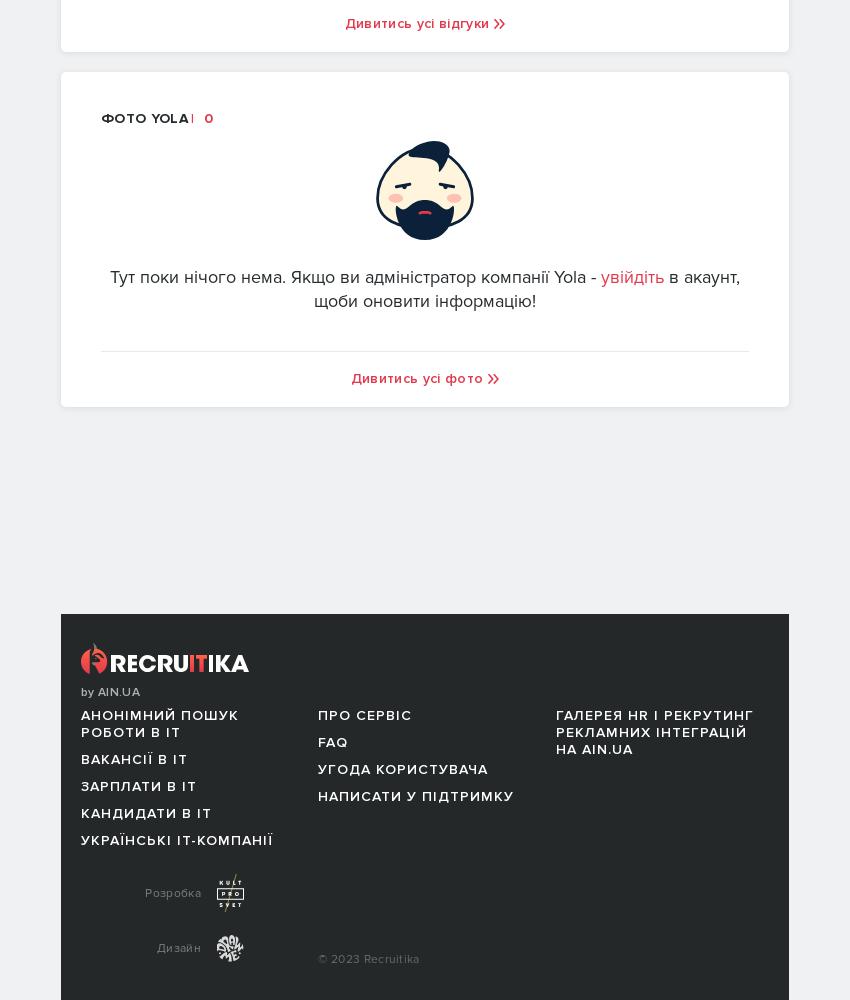 The image size is (850, 1000). What do you see at coordinates (354, 276) in the screenshot?
I see `'Тут поки нічого нема.
          Якщо ви адміністратор компанії Yola -'` at bounding box center [354, 276].